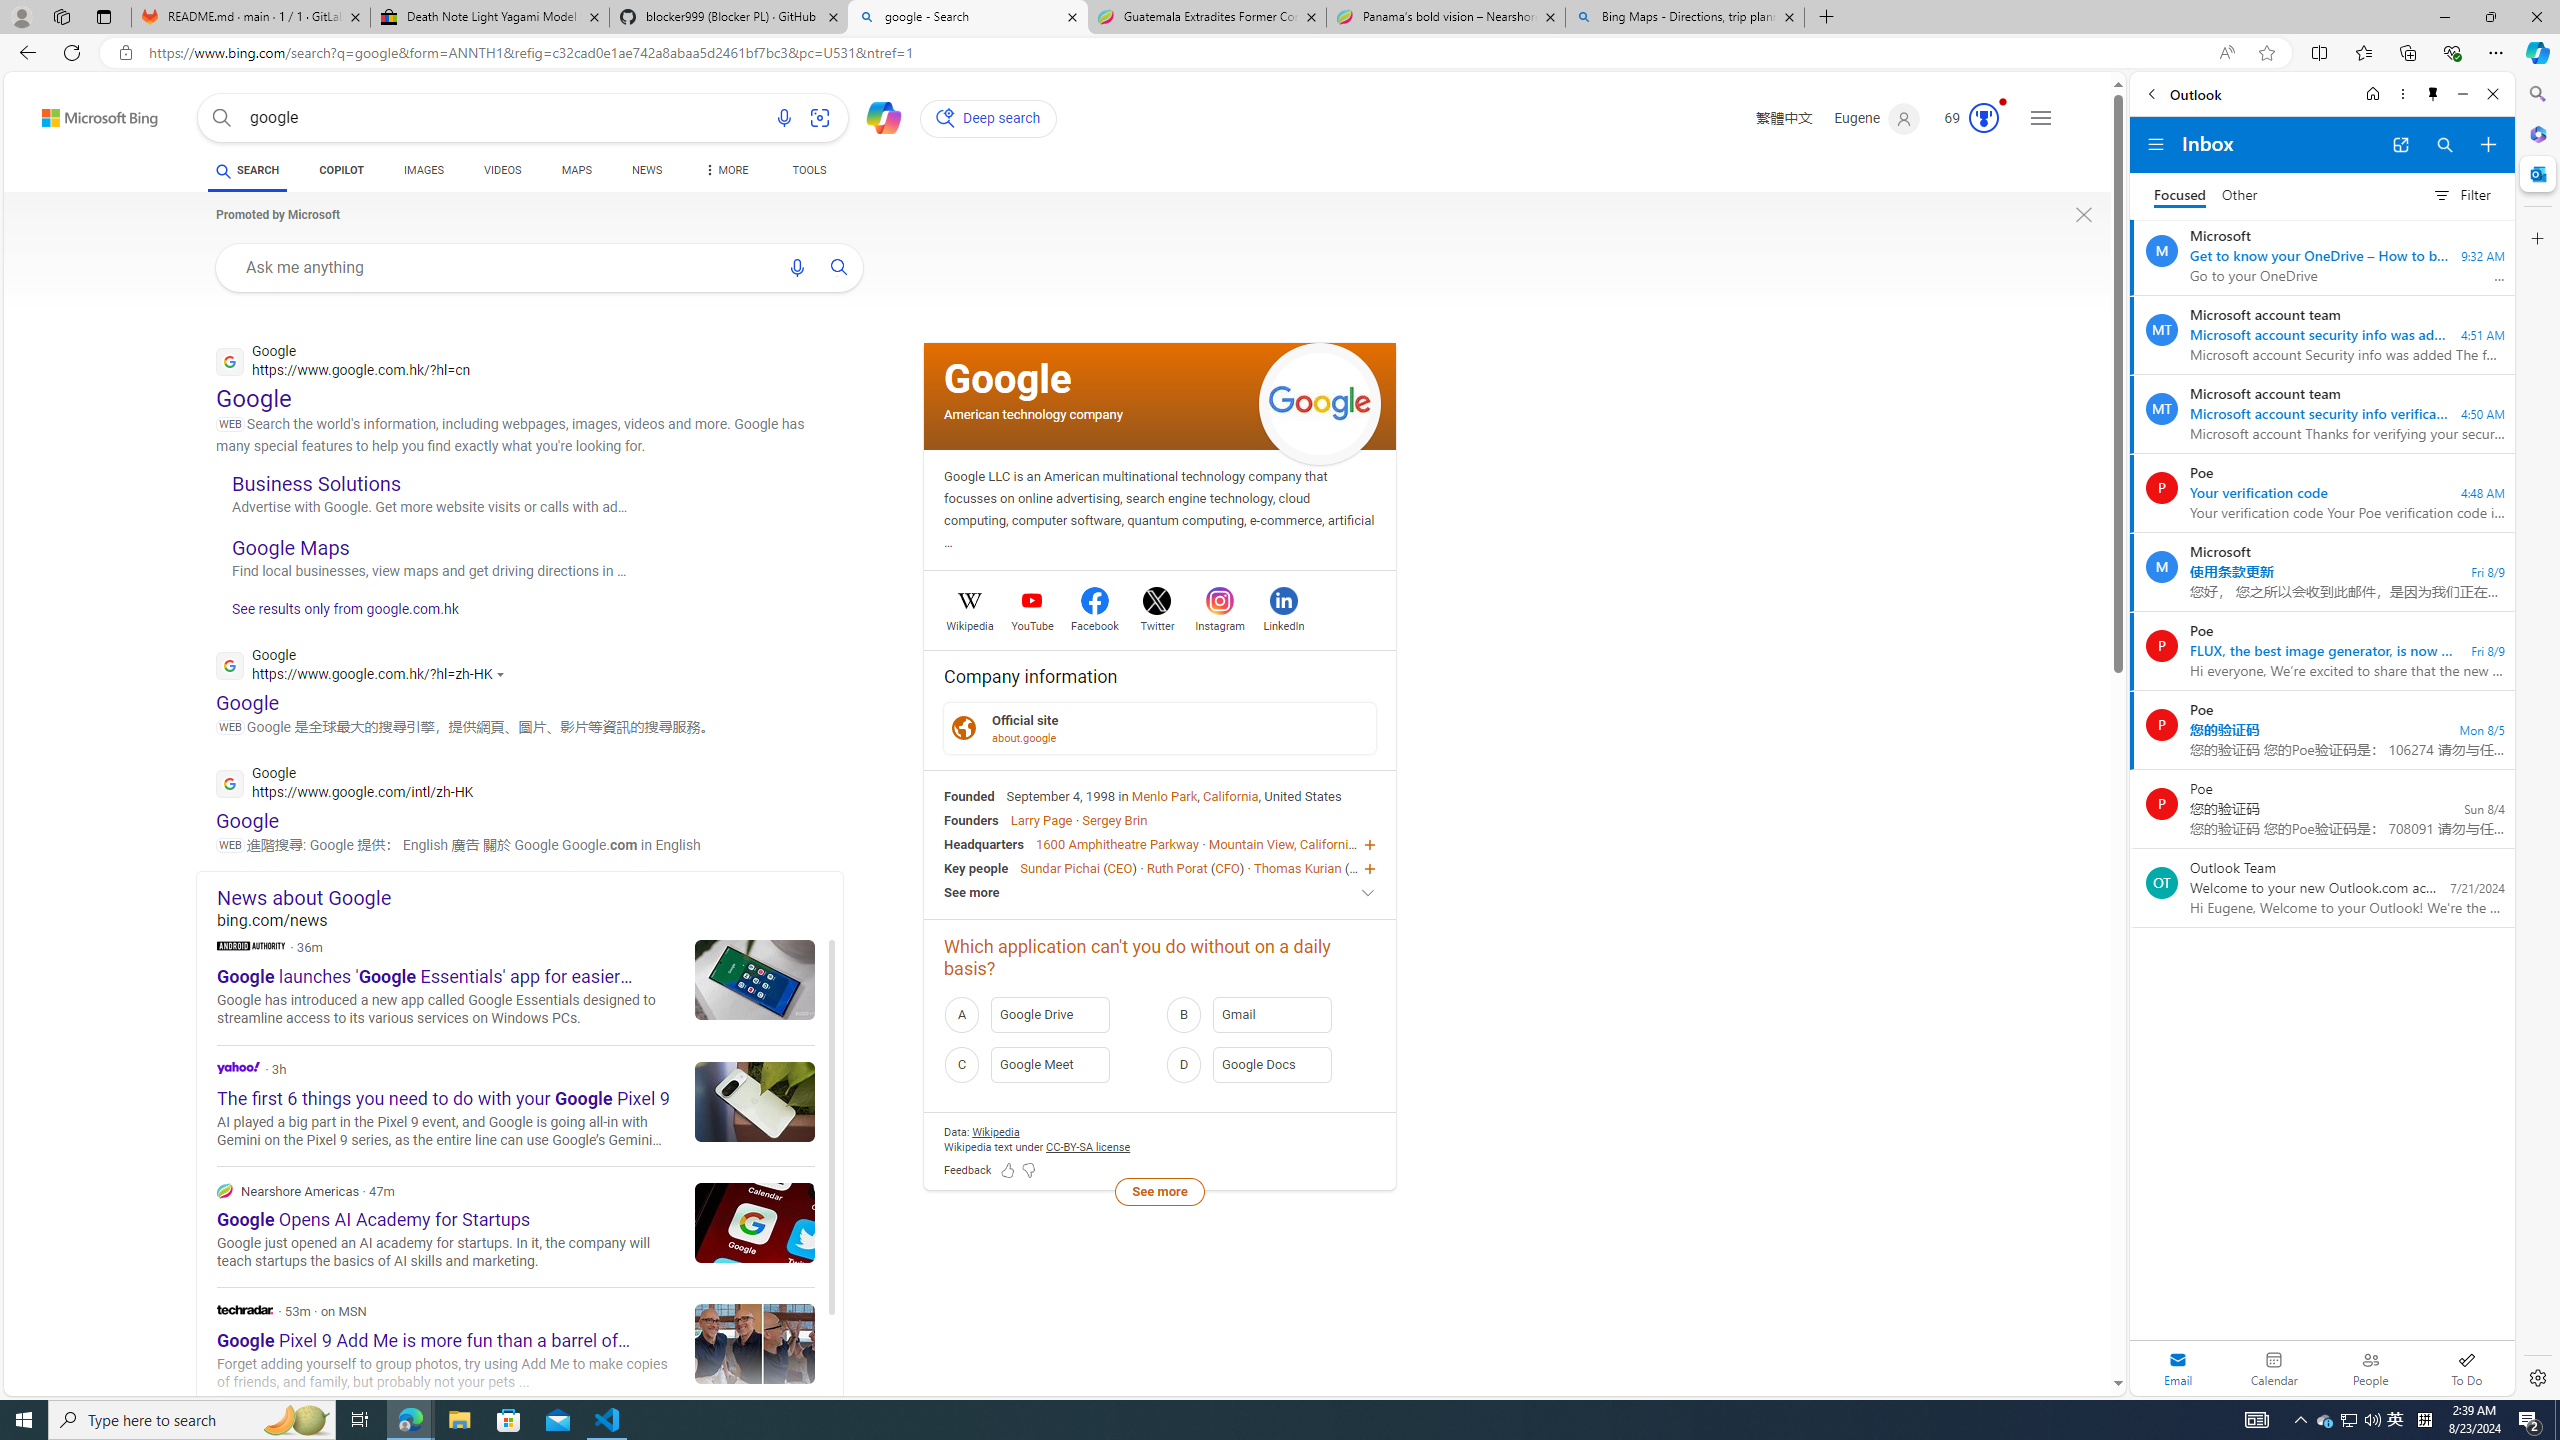  I want to click on 'MAPS', so click(575, 172).